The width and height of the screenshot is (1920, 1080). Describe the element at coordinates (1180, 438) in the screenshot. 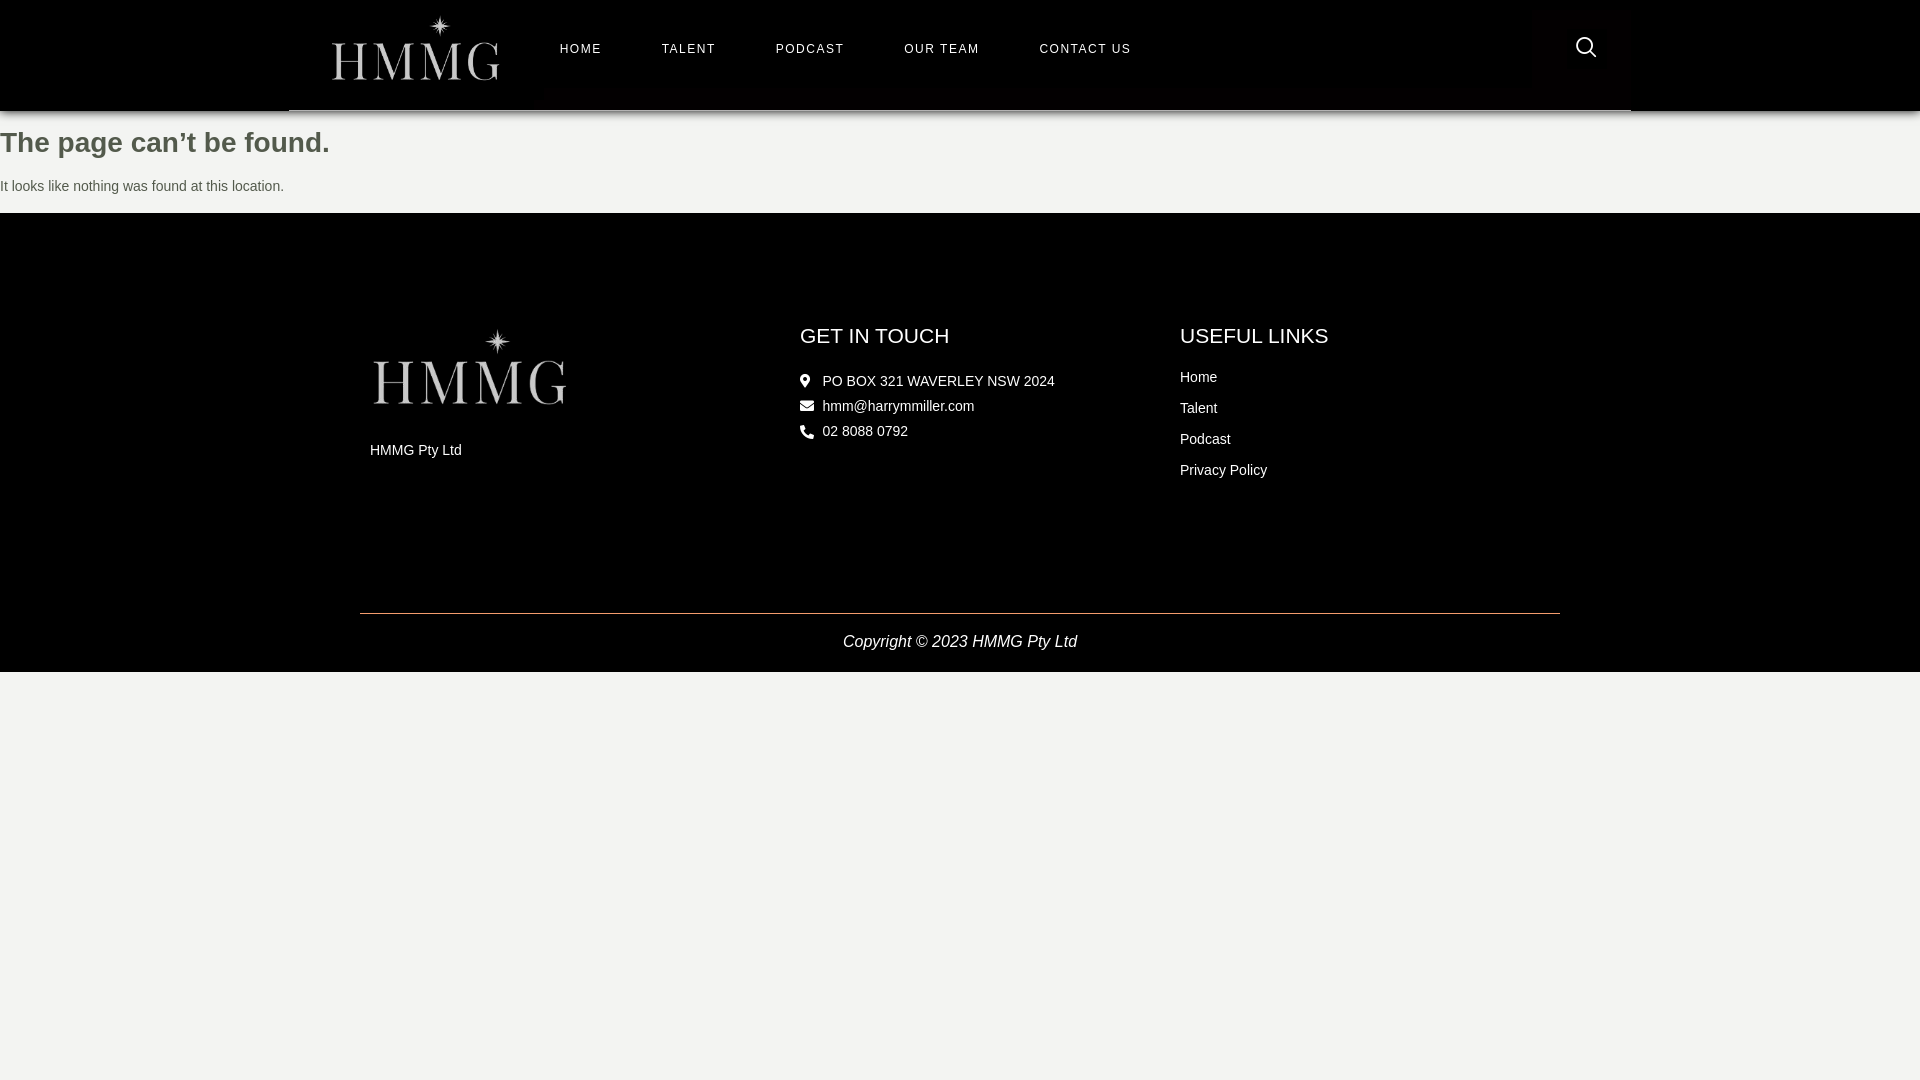

I see `'Podcast'` at that location.